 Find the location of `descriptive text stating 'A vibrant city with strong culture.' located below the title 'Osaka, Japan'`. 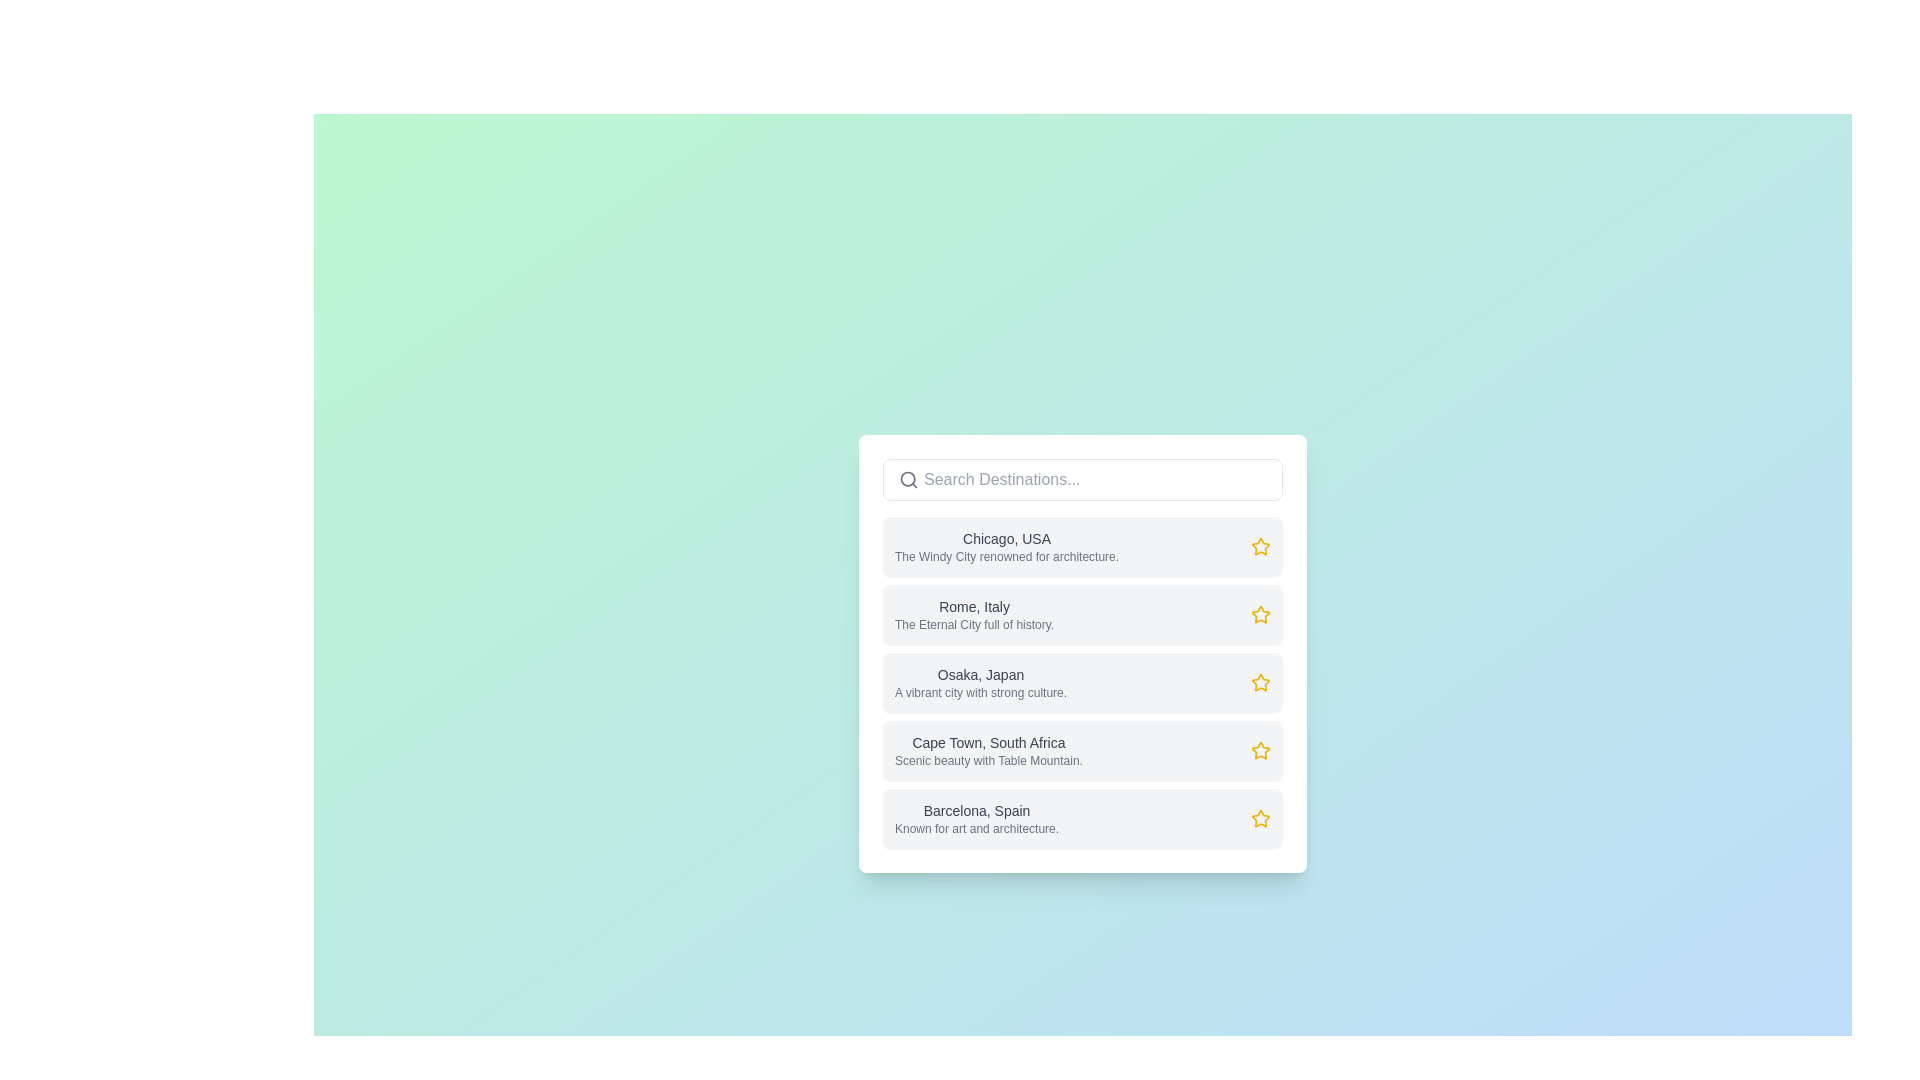

descriptive text stating 'A vibrant city with strong culture.' located below the title 'Osaka, Japan' is located at coordinates (981, 692).